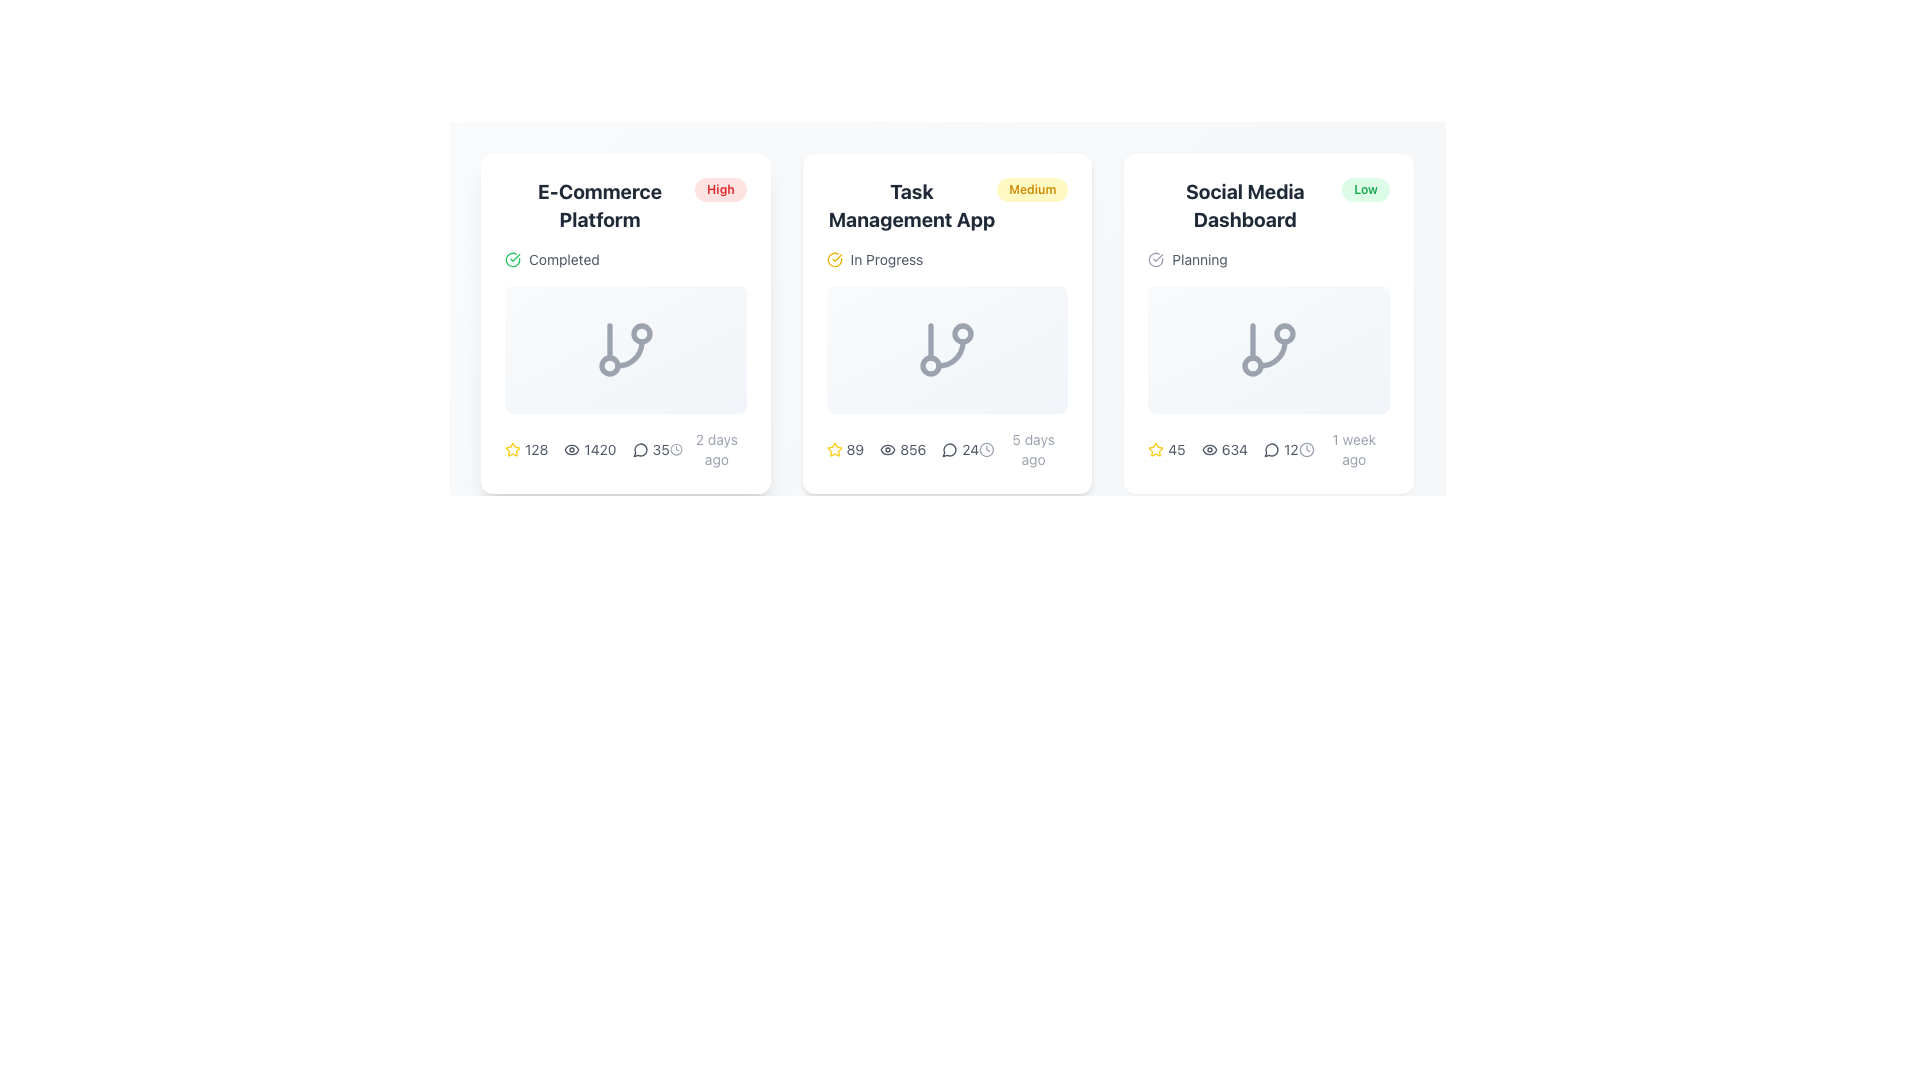 This screenshot has width=1920, height=1080. I want to click on the visual content of the SVG-based icon within the top-left card labeled 'E-Commerce Platform', which indicates project status and is positioned under 'Completed', so click(624, 349).